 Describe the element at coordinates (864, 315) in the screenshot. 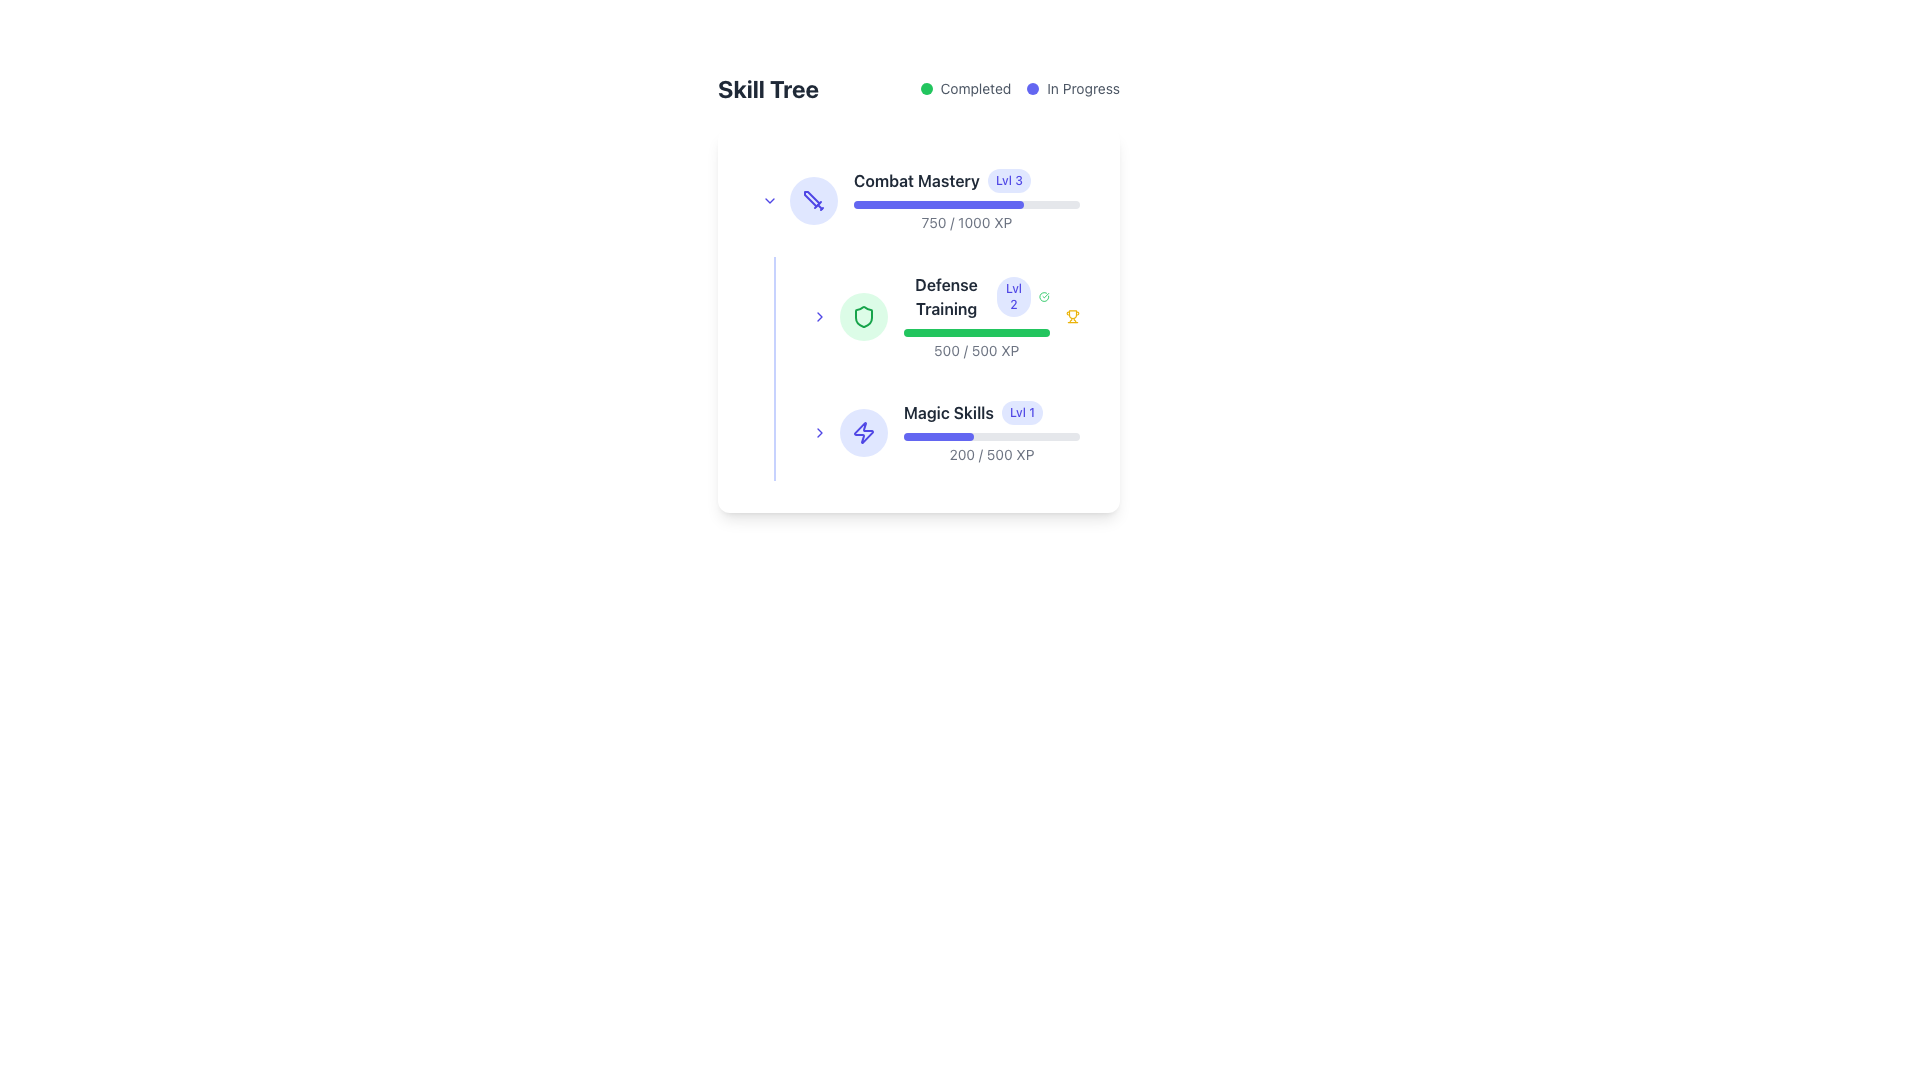

I see `the 'Defense Training' skill icon, which is located within a green circular background and is adjacent to the 'Defense Training' text in the Skill Tree interface` at that location.